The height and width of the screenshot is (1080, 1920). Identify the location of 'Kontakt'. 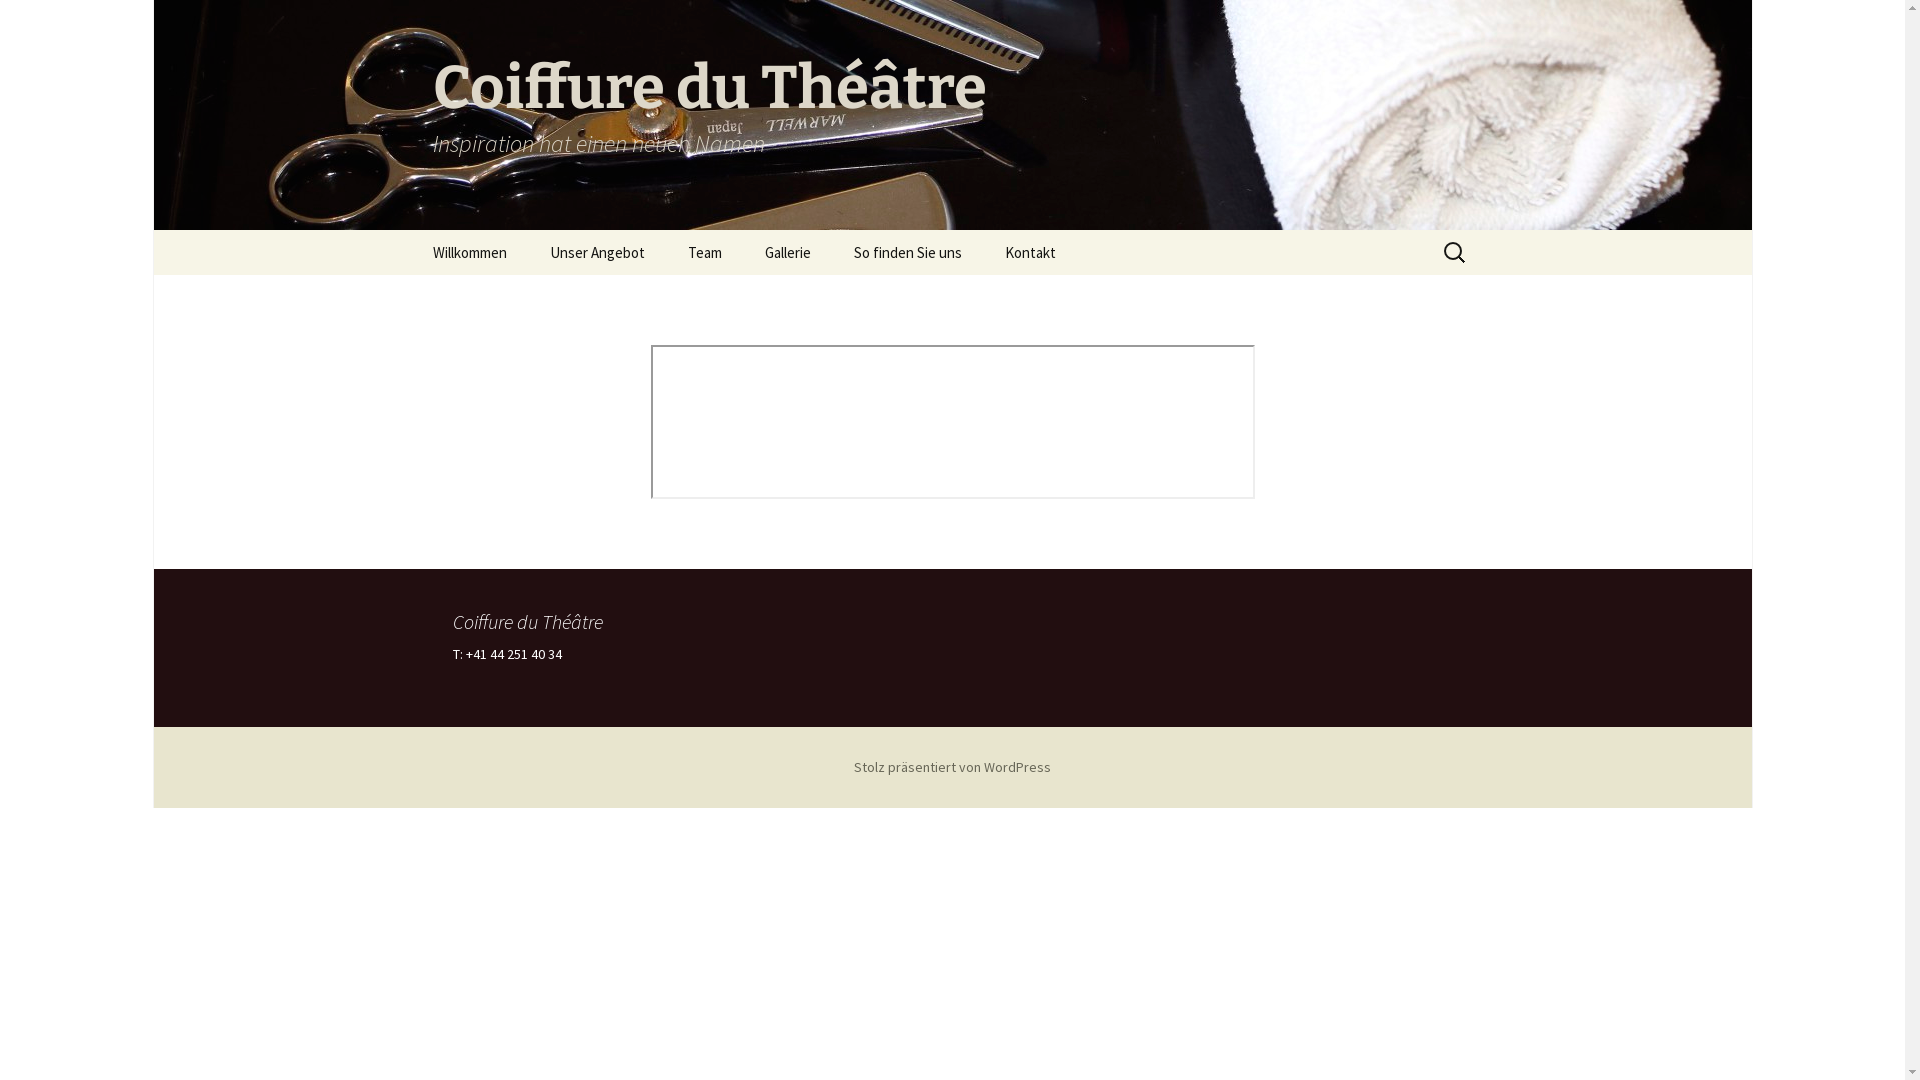
(1029, 251).